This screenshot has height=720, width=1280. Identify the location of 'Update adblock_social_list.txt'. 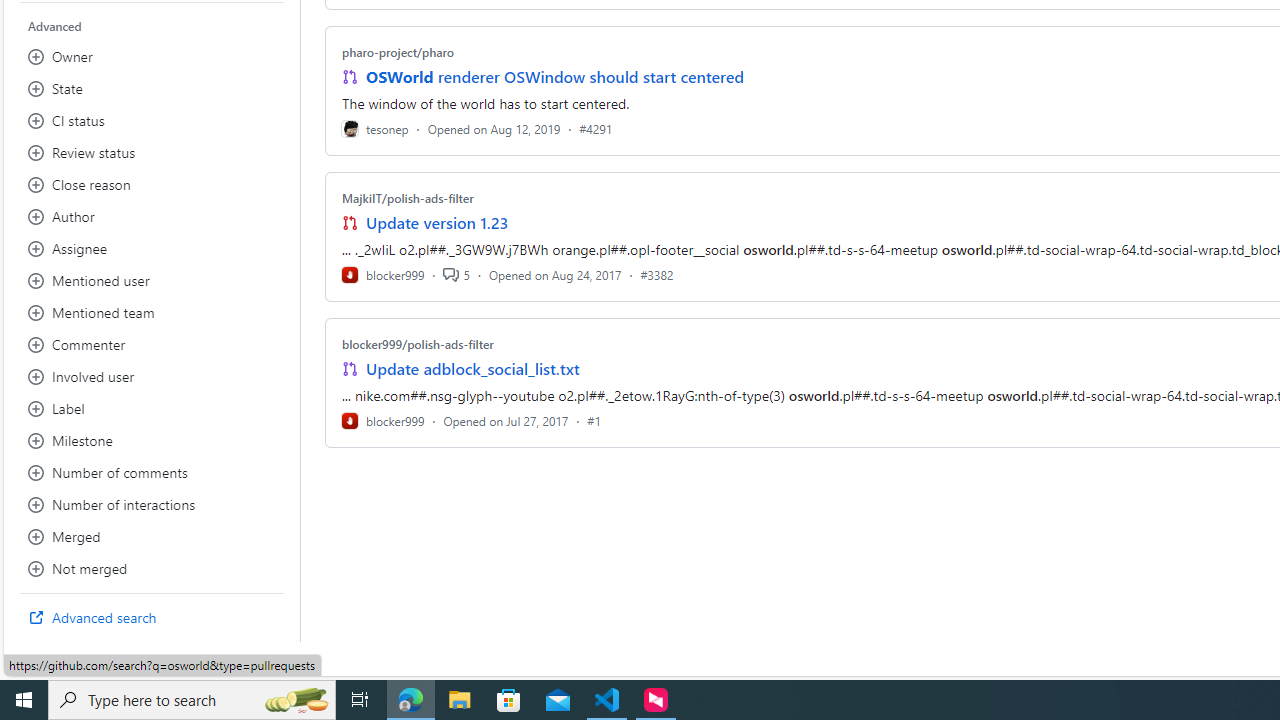
(471, 368).